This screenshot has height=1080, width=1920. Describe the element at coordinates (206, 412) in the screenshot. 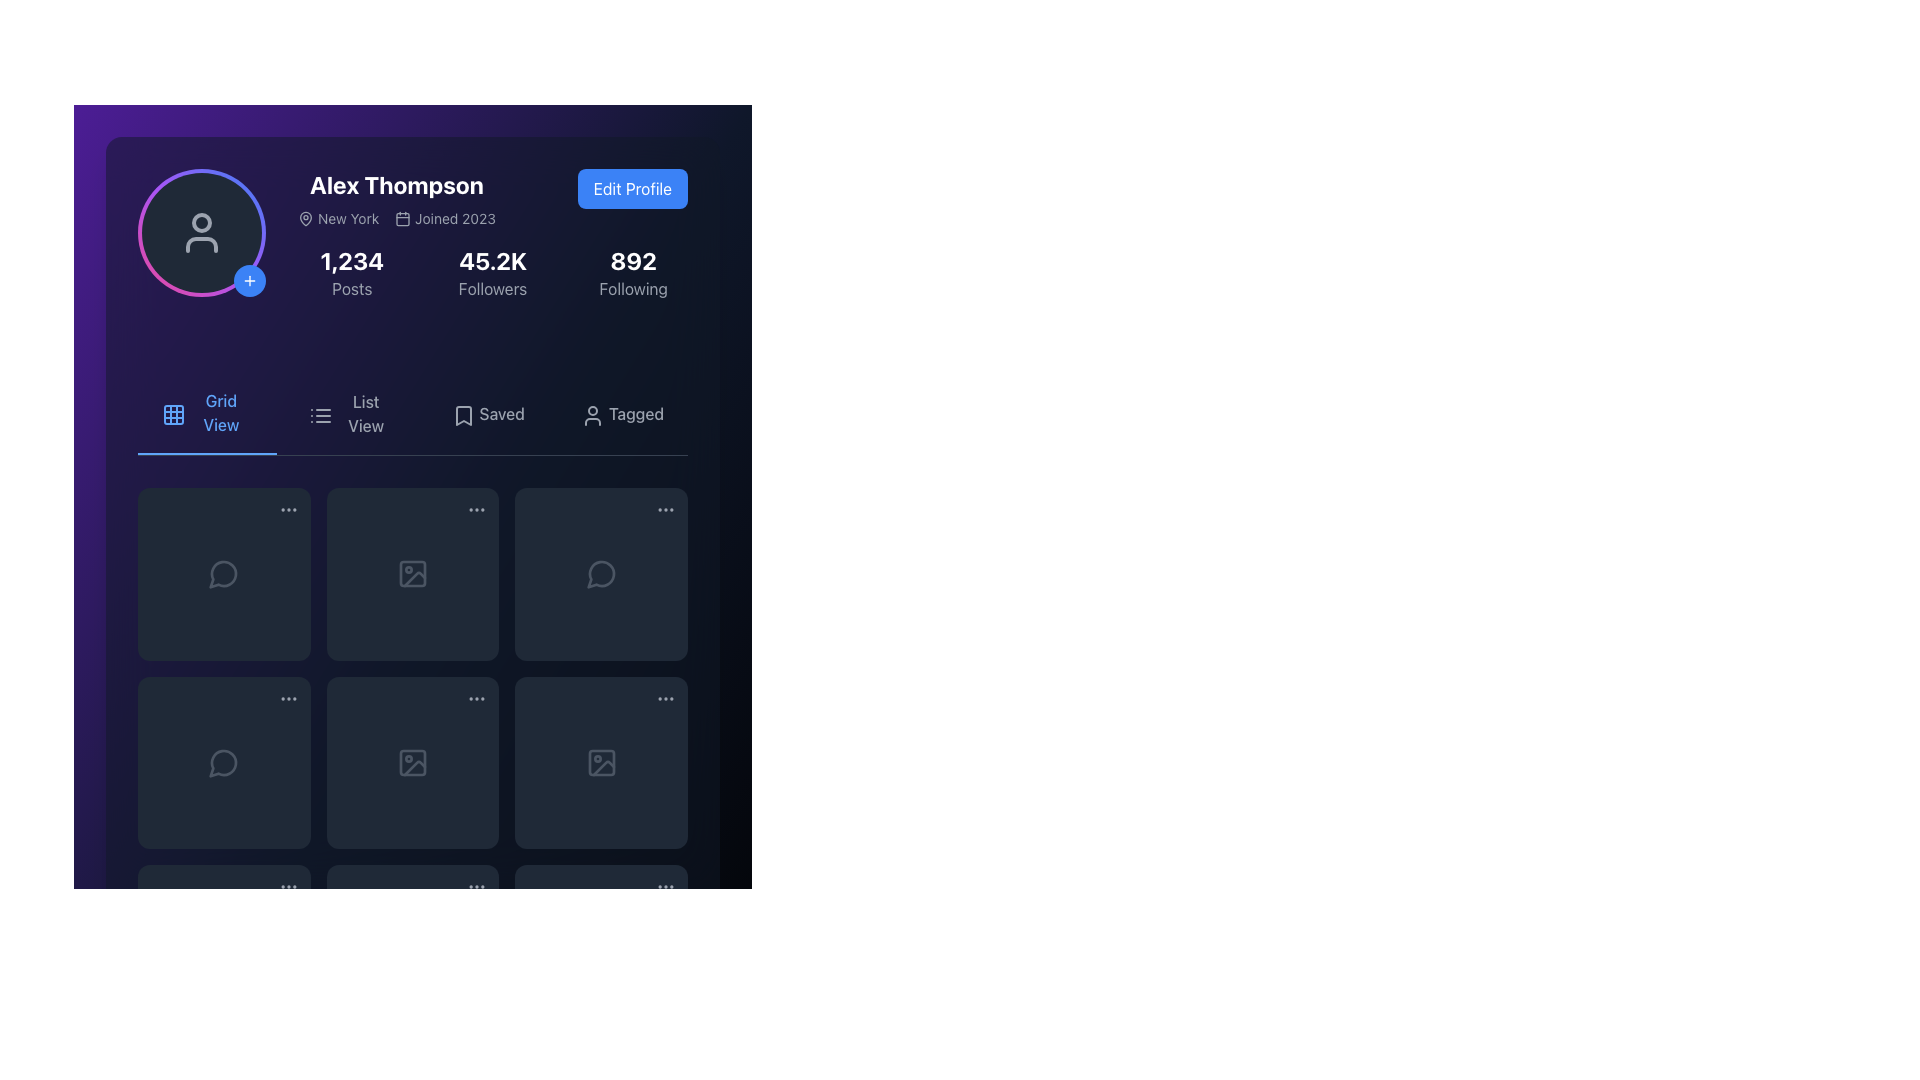

I see `the 'Grid View' button, which is the first button in the horizontal button group and features a blue color scheme with a grid icon on its left, to switch to grid view` at that location.